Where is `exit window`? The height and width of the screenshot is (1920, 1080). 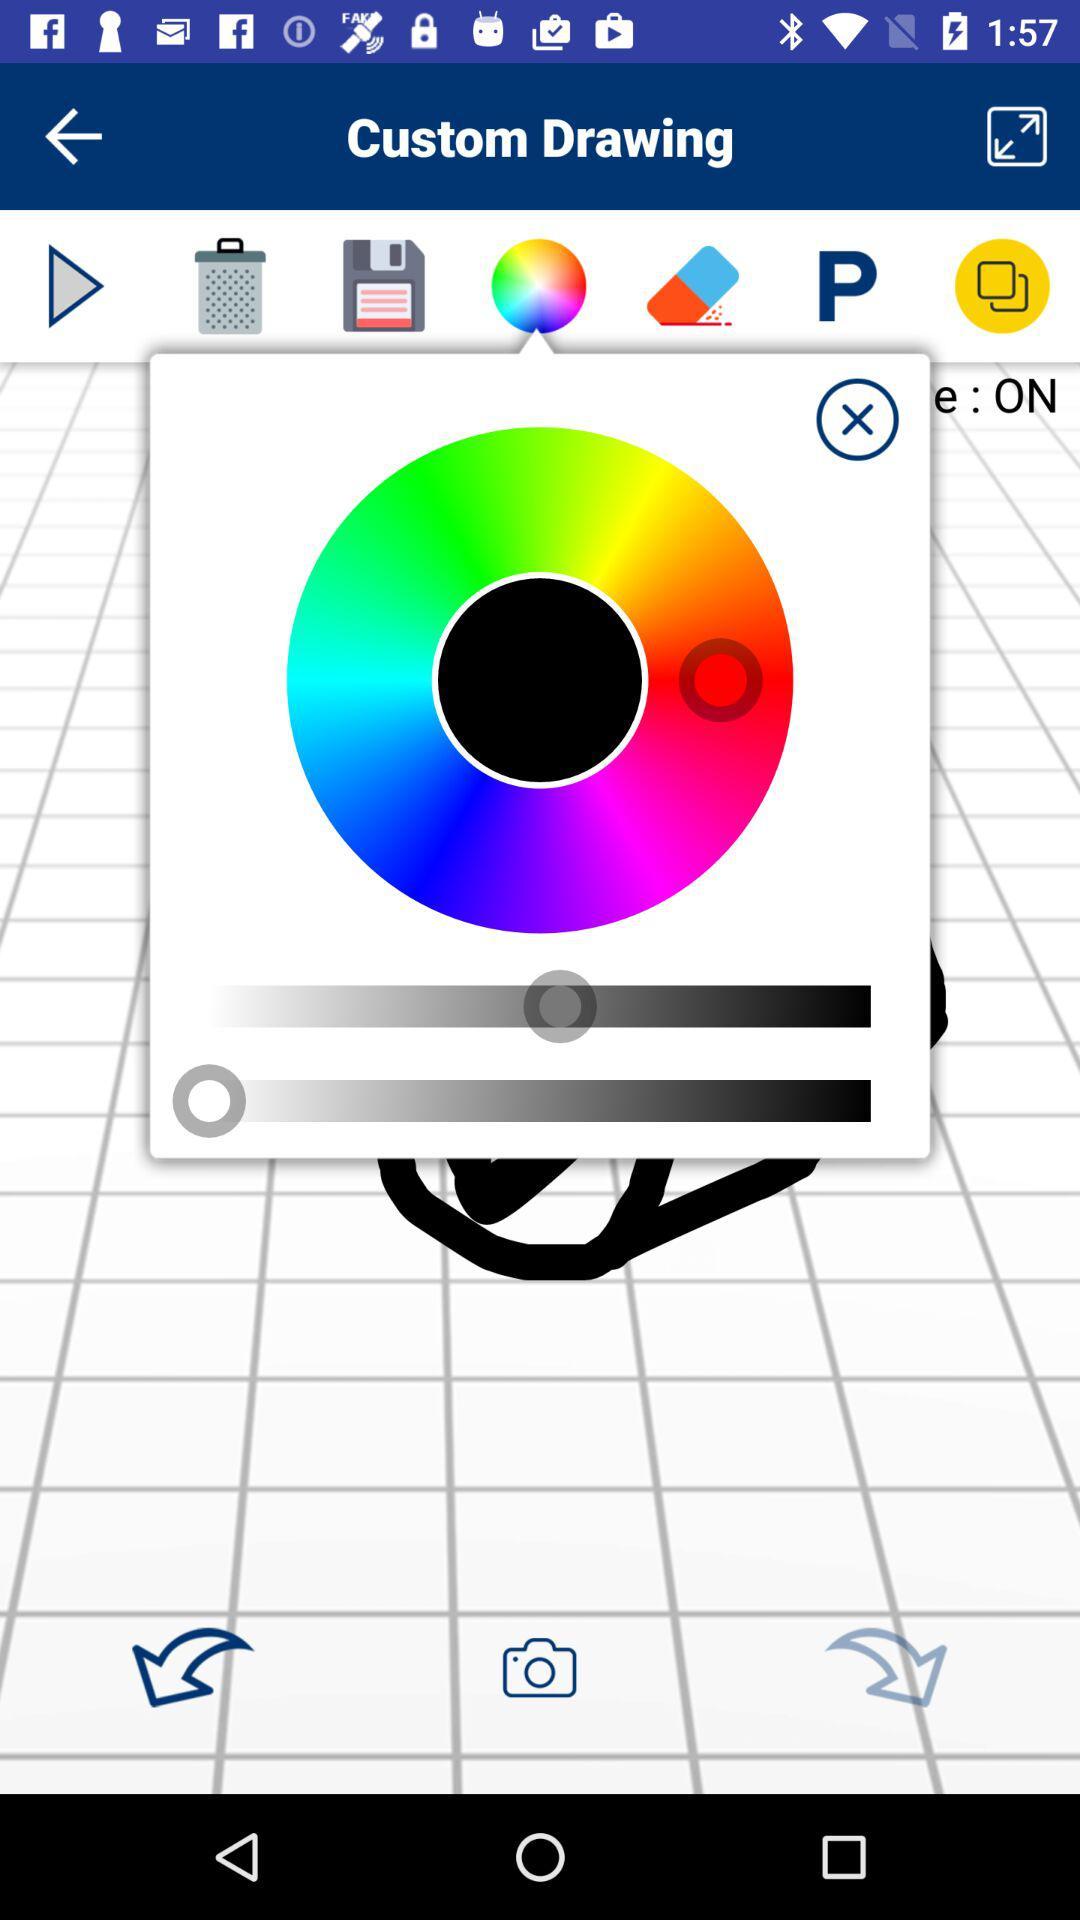
exit window is located at coordinates (856, 418).